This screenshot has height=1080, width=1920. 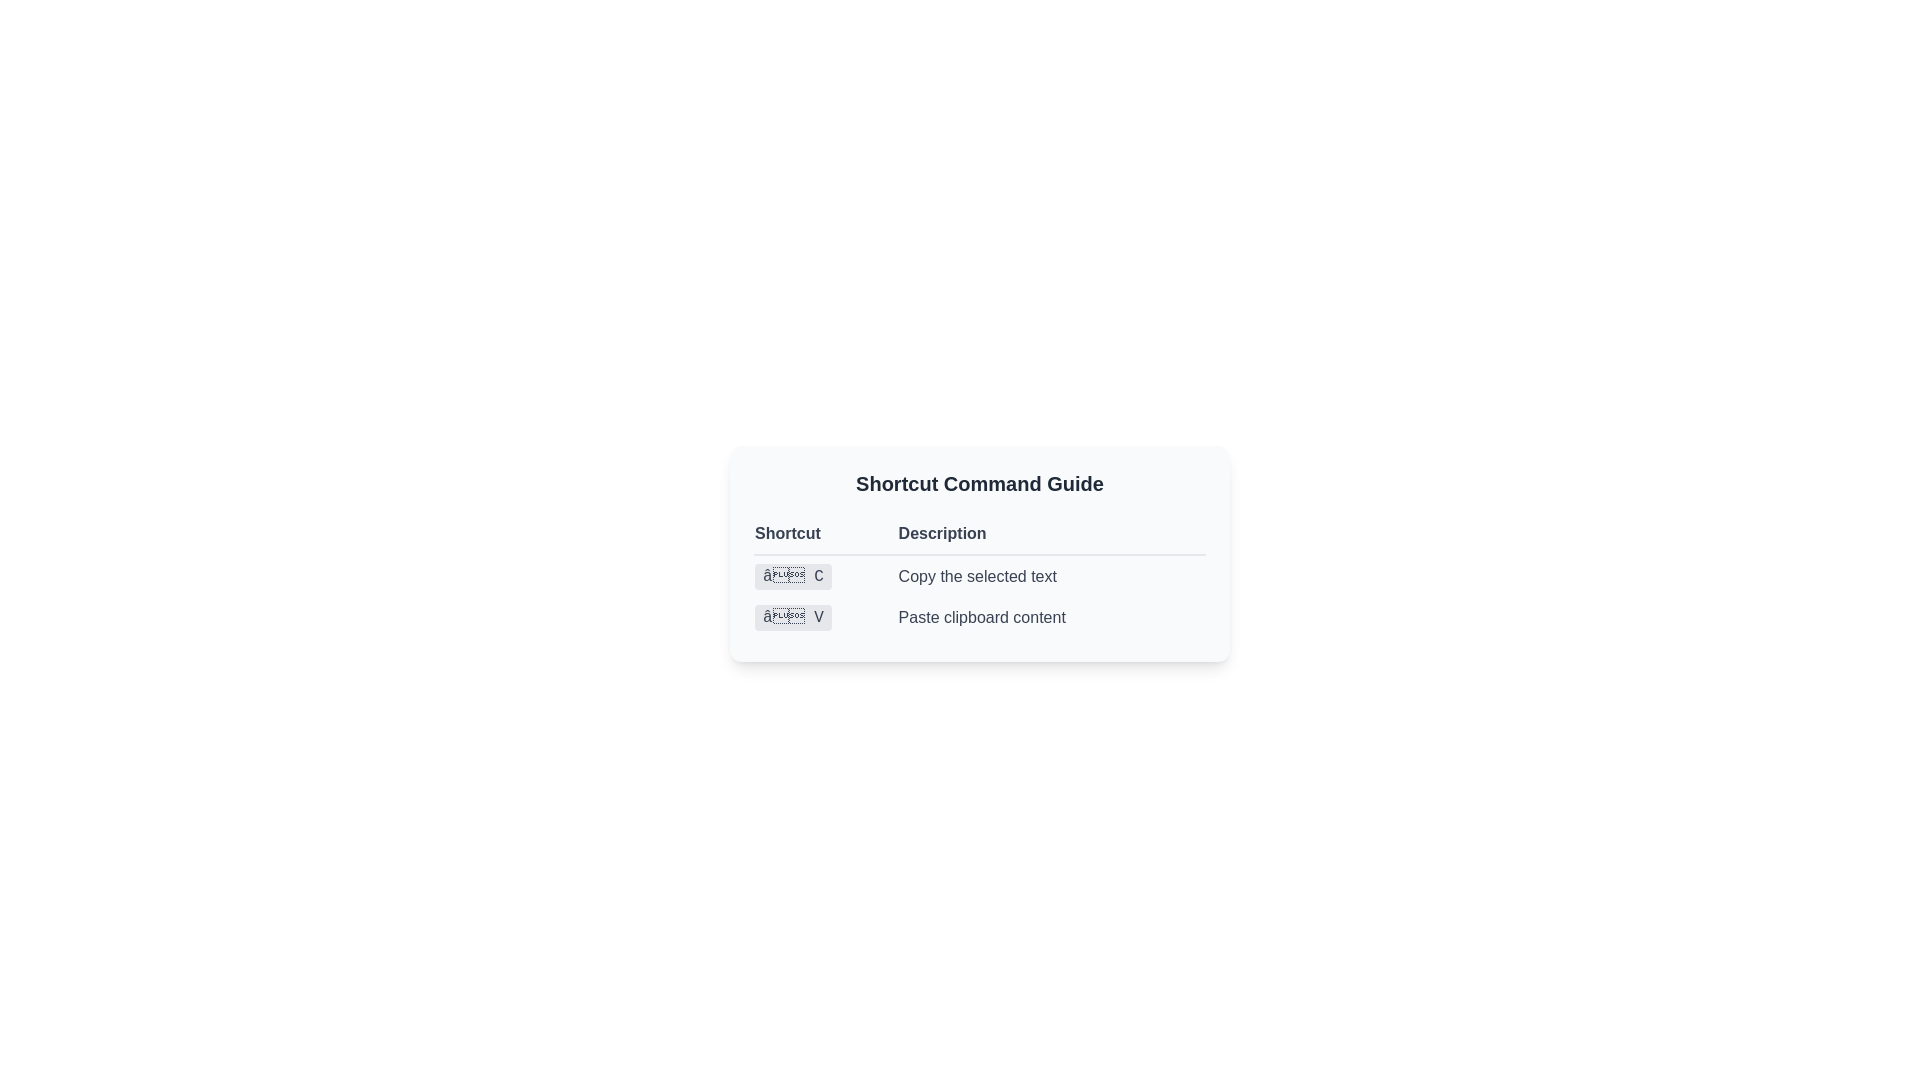 I want to click on the Text label that describes the keyboard shortcut '⌘ C' for copying selected text, so click(x=979, y=575).